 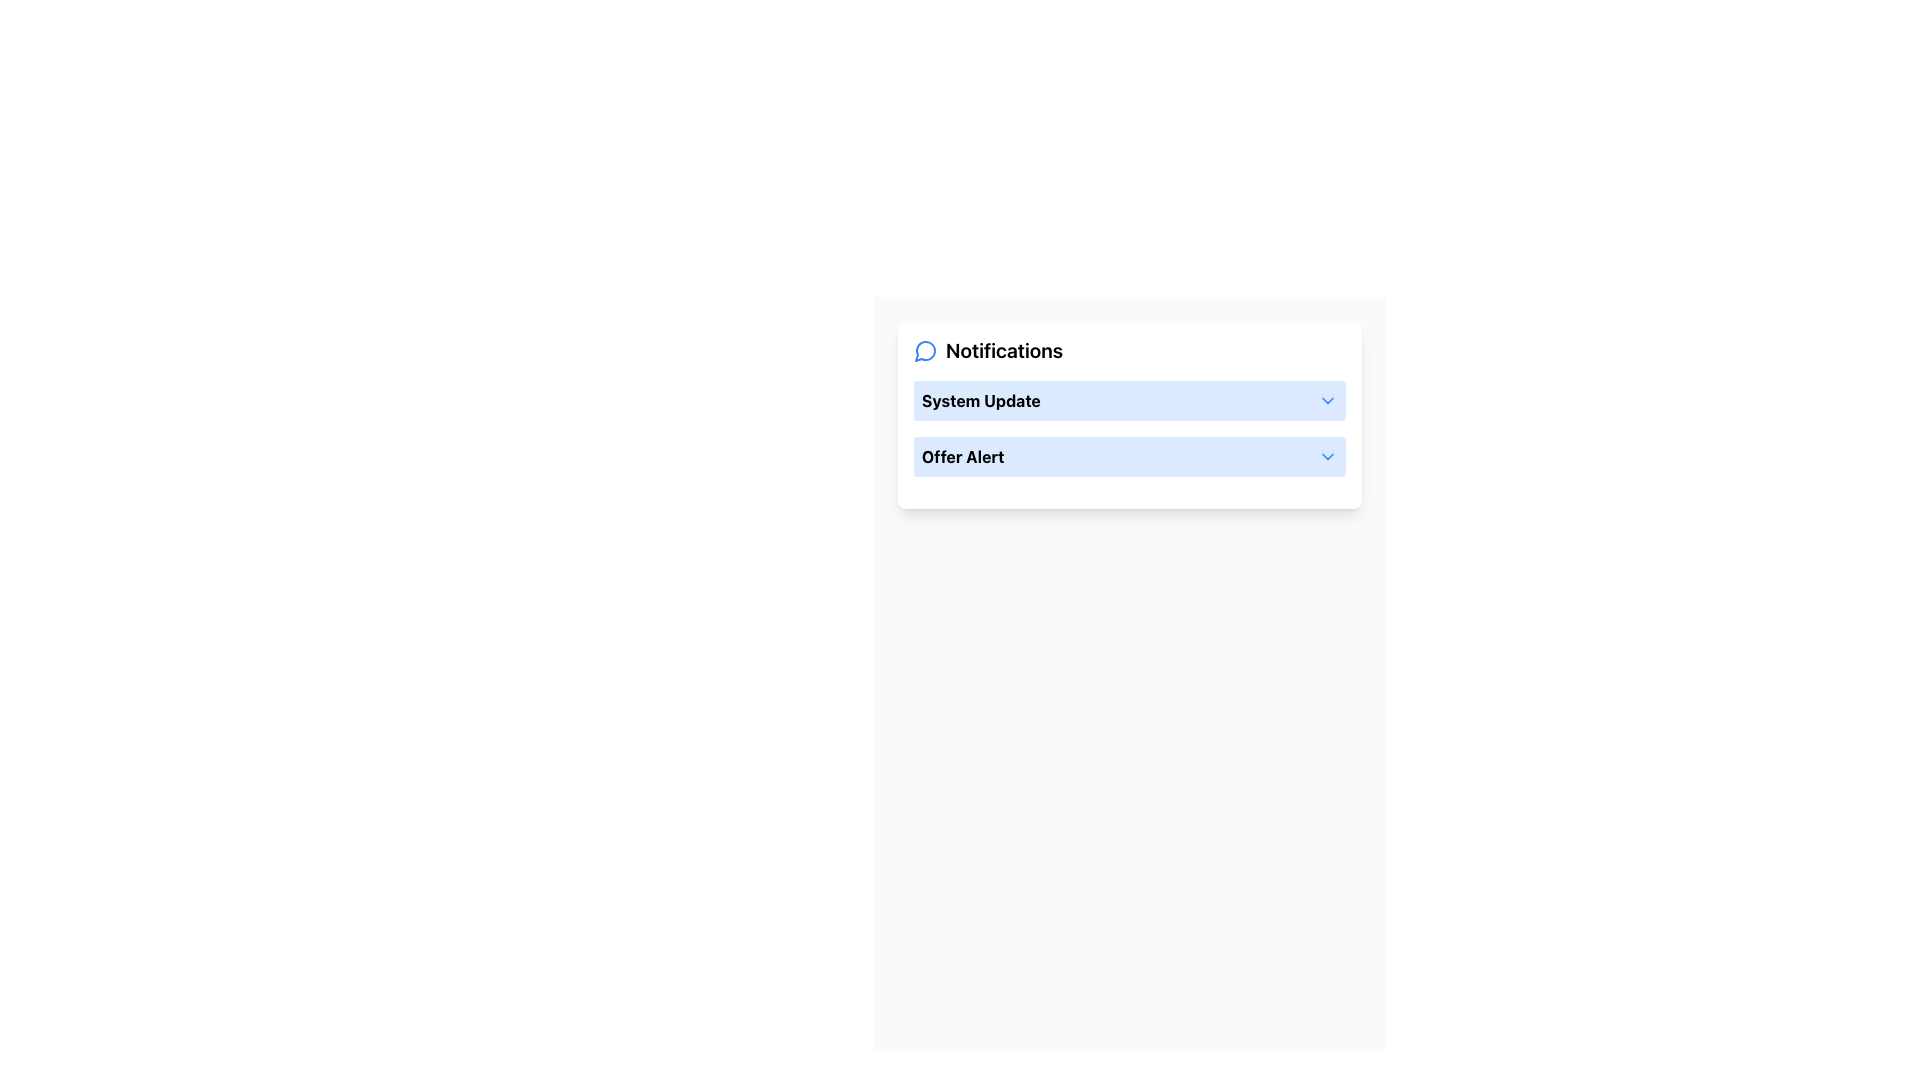 I want to click on the chevron of the first option in the 'System Update' notification dropdown to expand options, so click(x=1129, y=401).